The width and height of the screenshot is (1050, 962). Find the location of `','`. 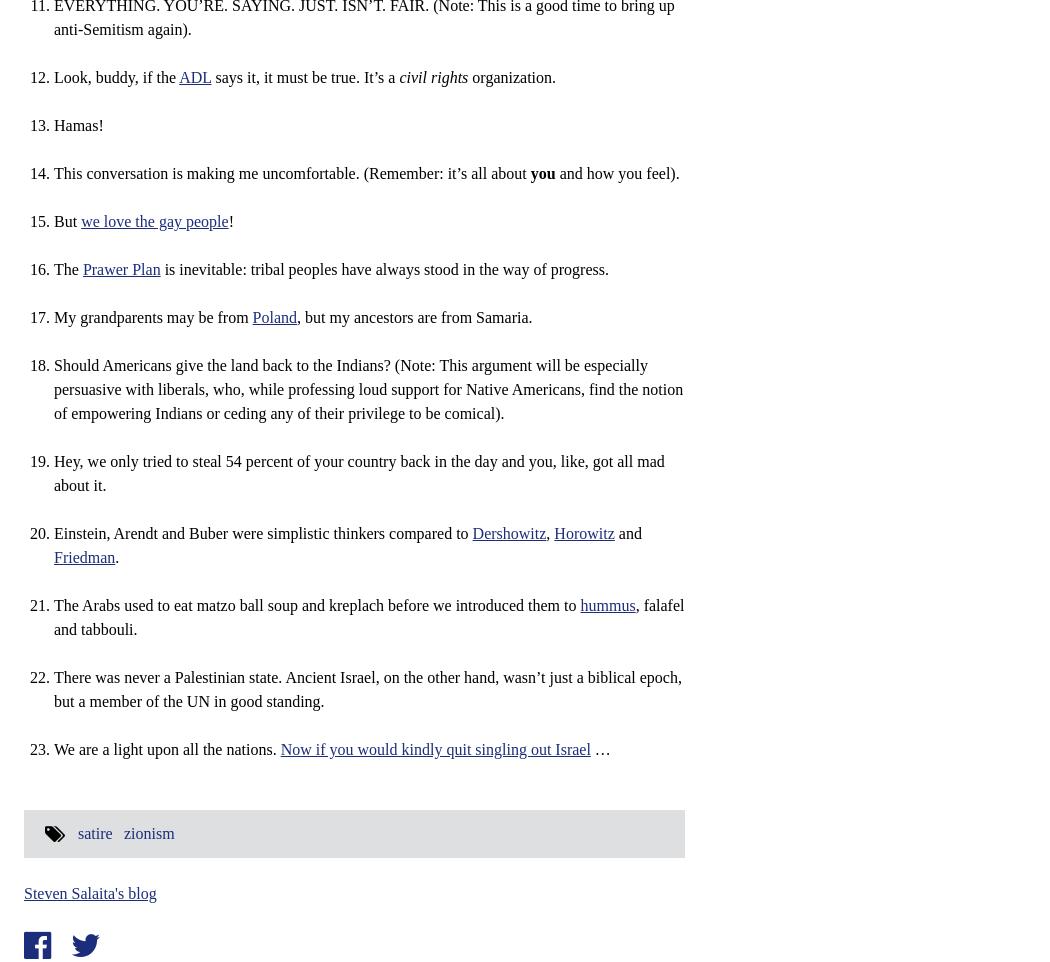

',' is located at coordinates (549, 533).